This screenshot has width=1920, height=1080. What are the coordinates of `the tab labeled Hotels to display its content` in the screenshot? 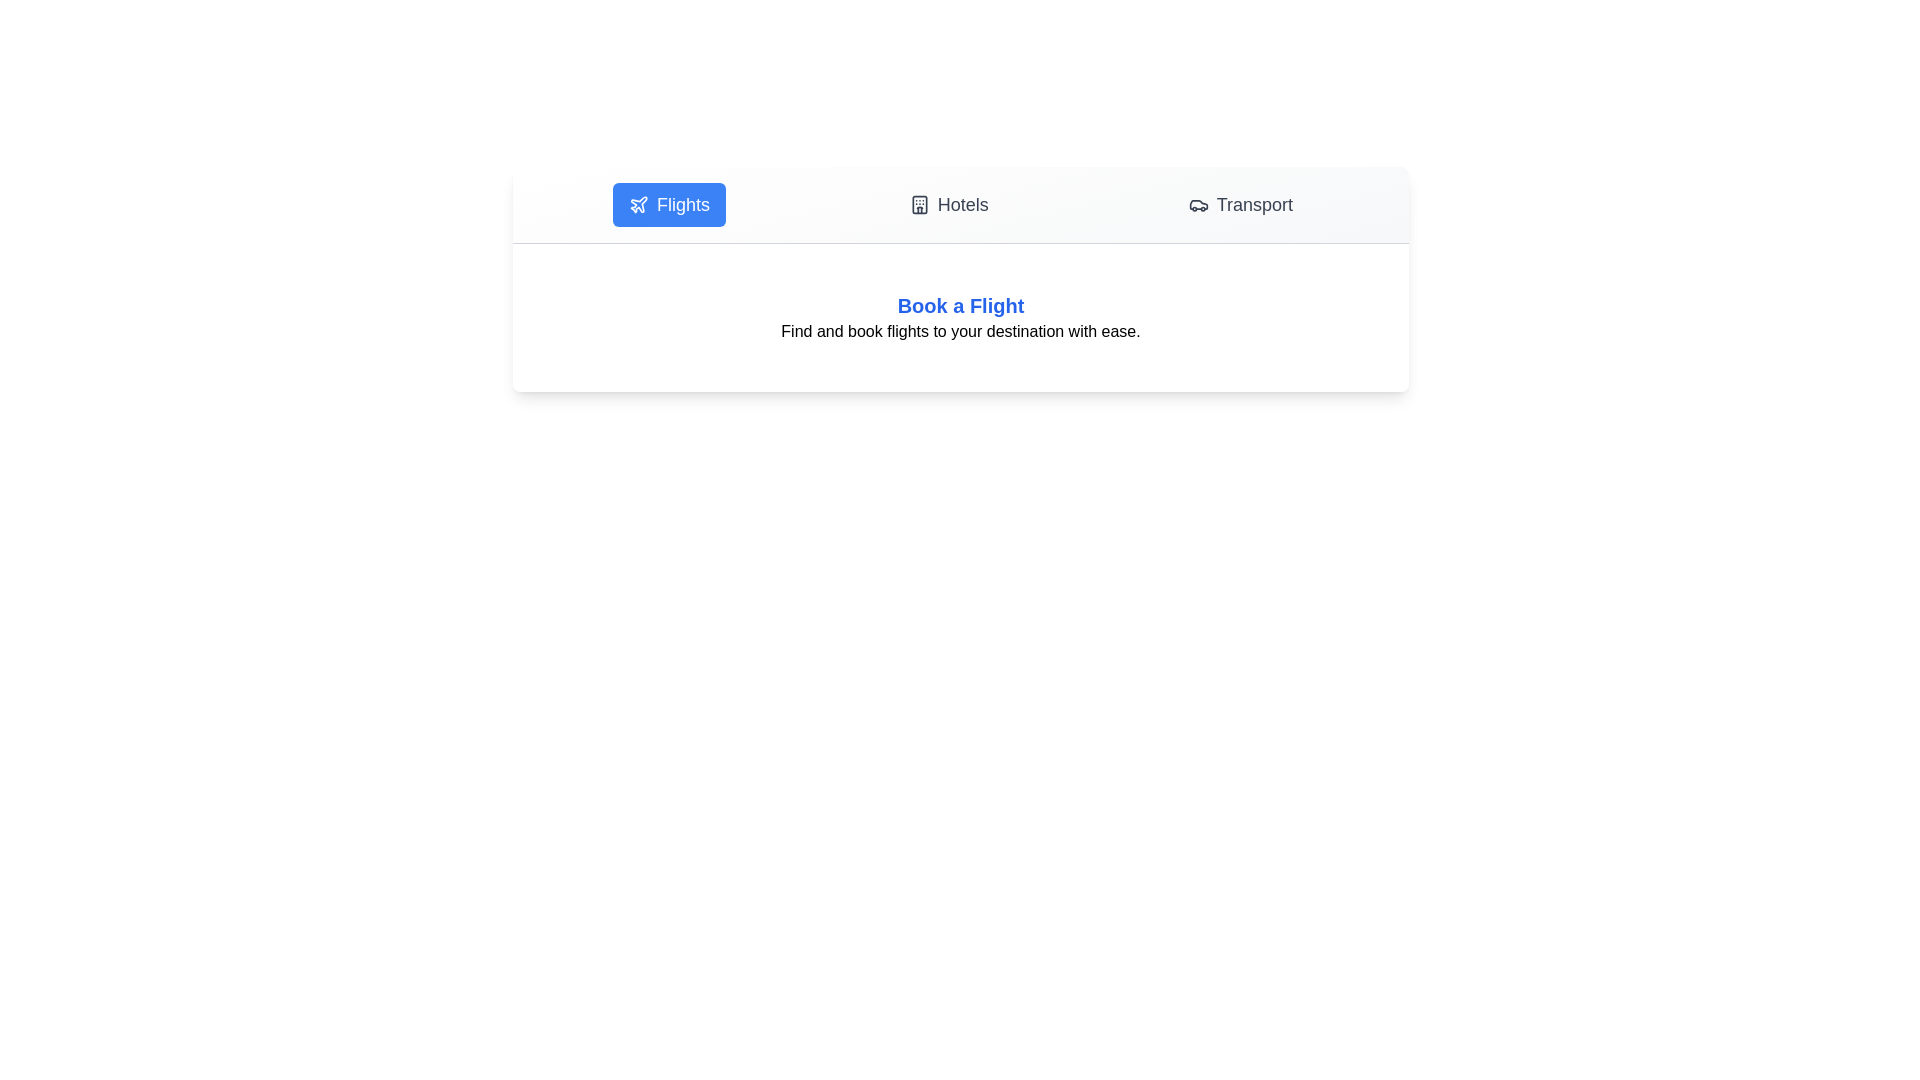 It's located at (948, 204).